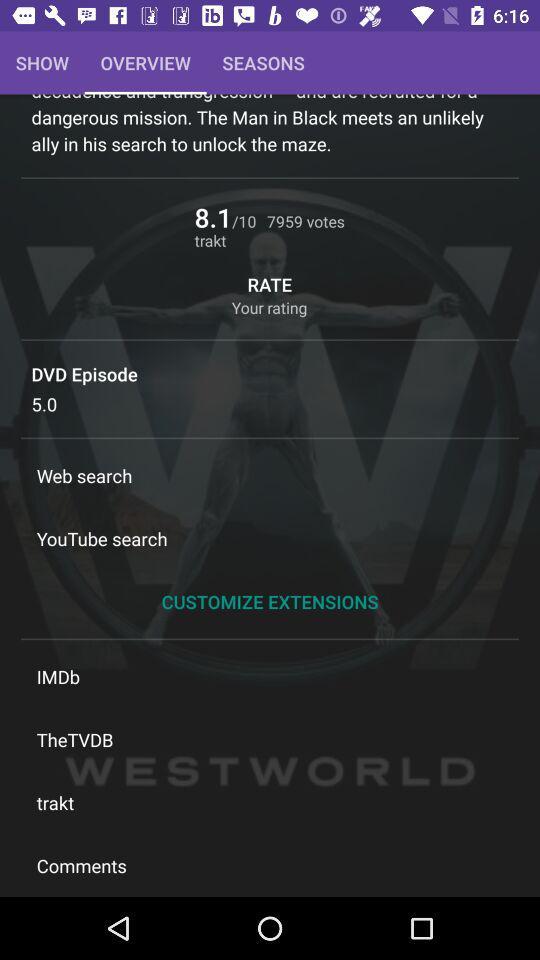  I want to click on customize extensions item, so click(270, 600).